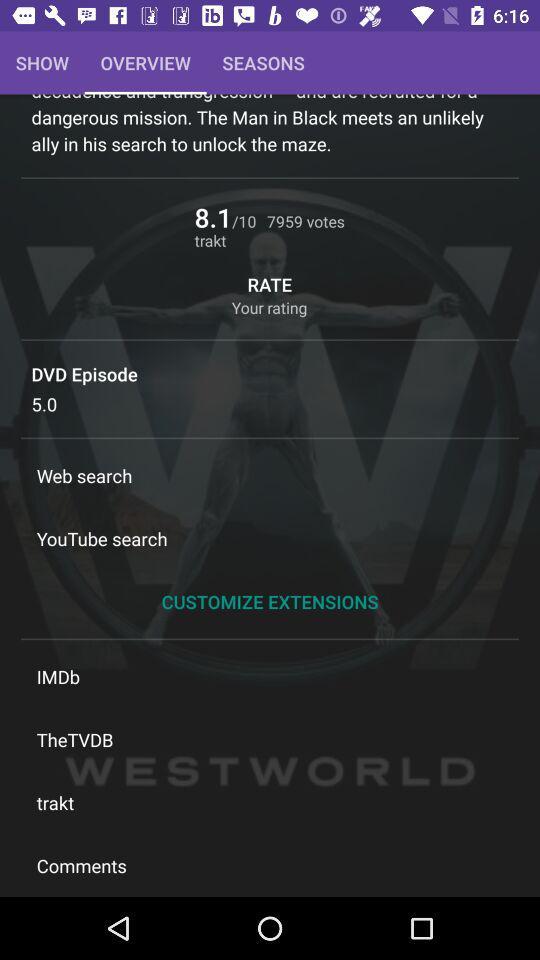  I want to click on customize extensions item, so click(270, 600).